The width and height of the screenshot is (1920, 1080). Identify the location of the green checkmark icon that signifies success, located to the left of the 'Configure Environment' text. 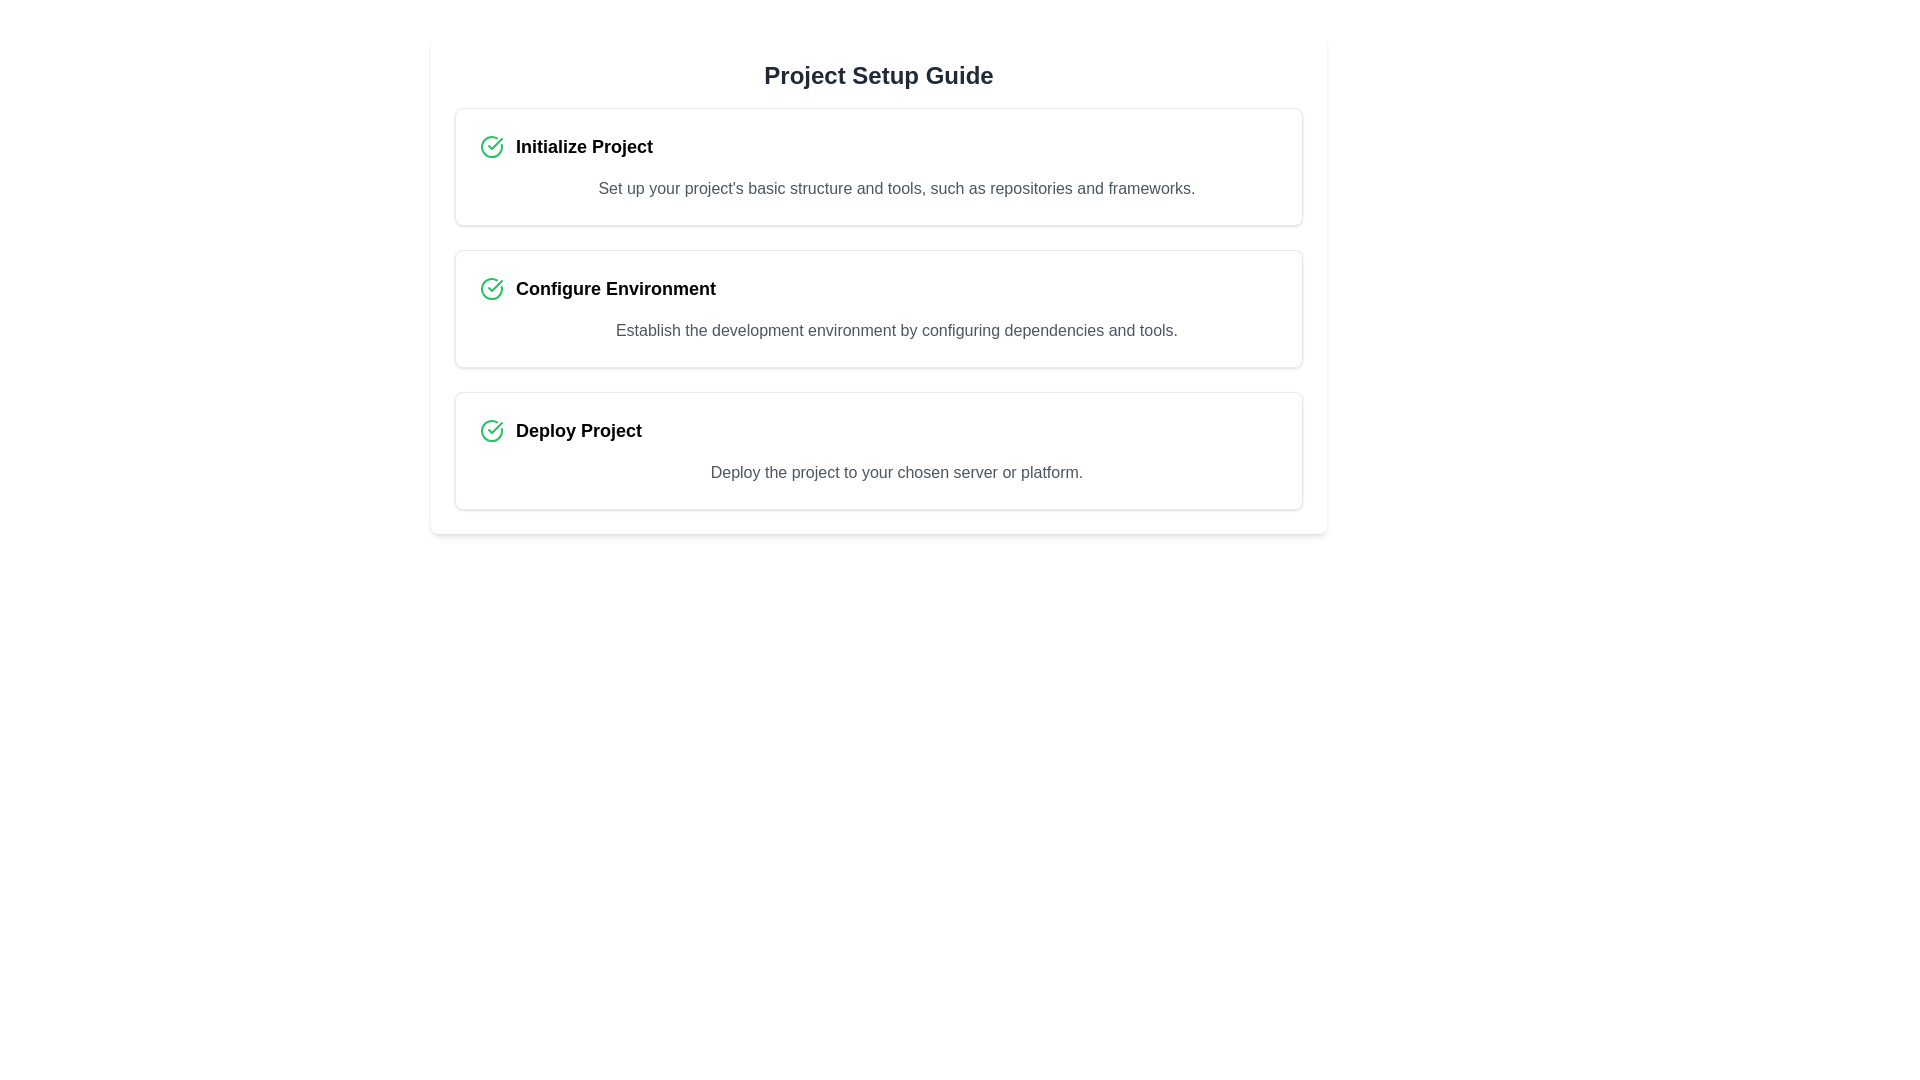
(491, 289).